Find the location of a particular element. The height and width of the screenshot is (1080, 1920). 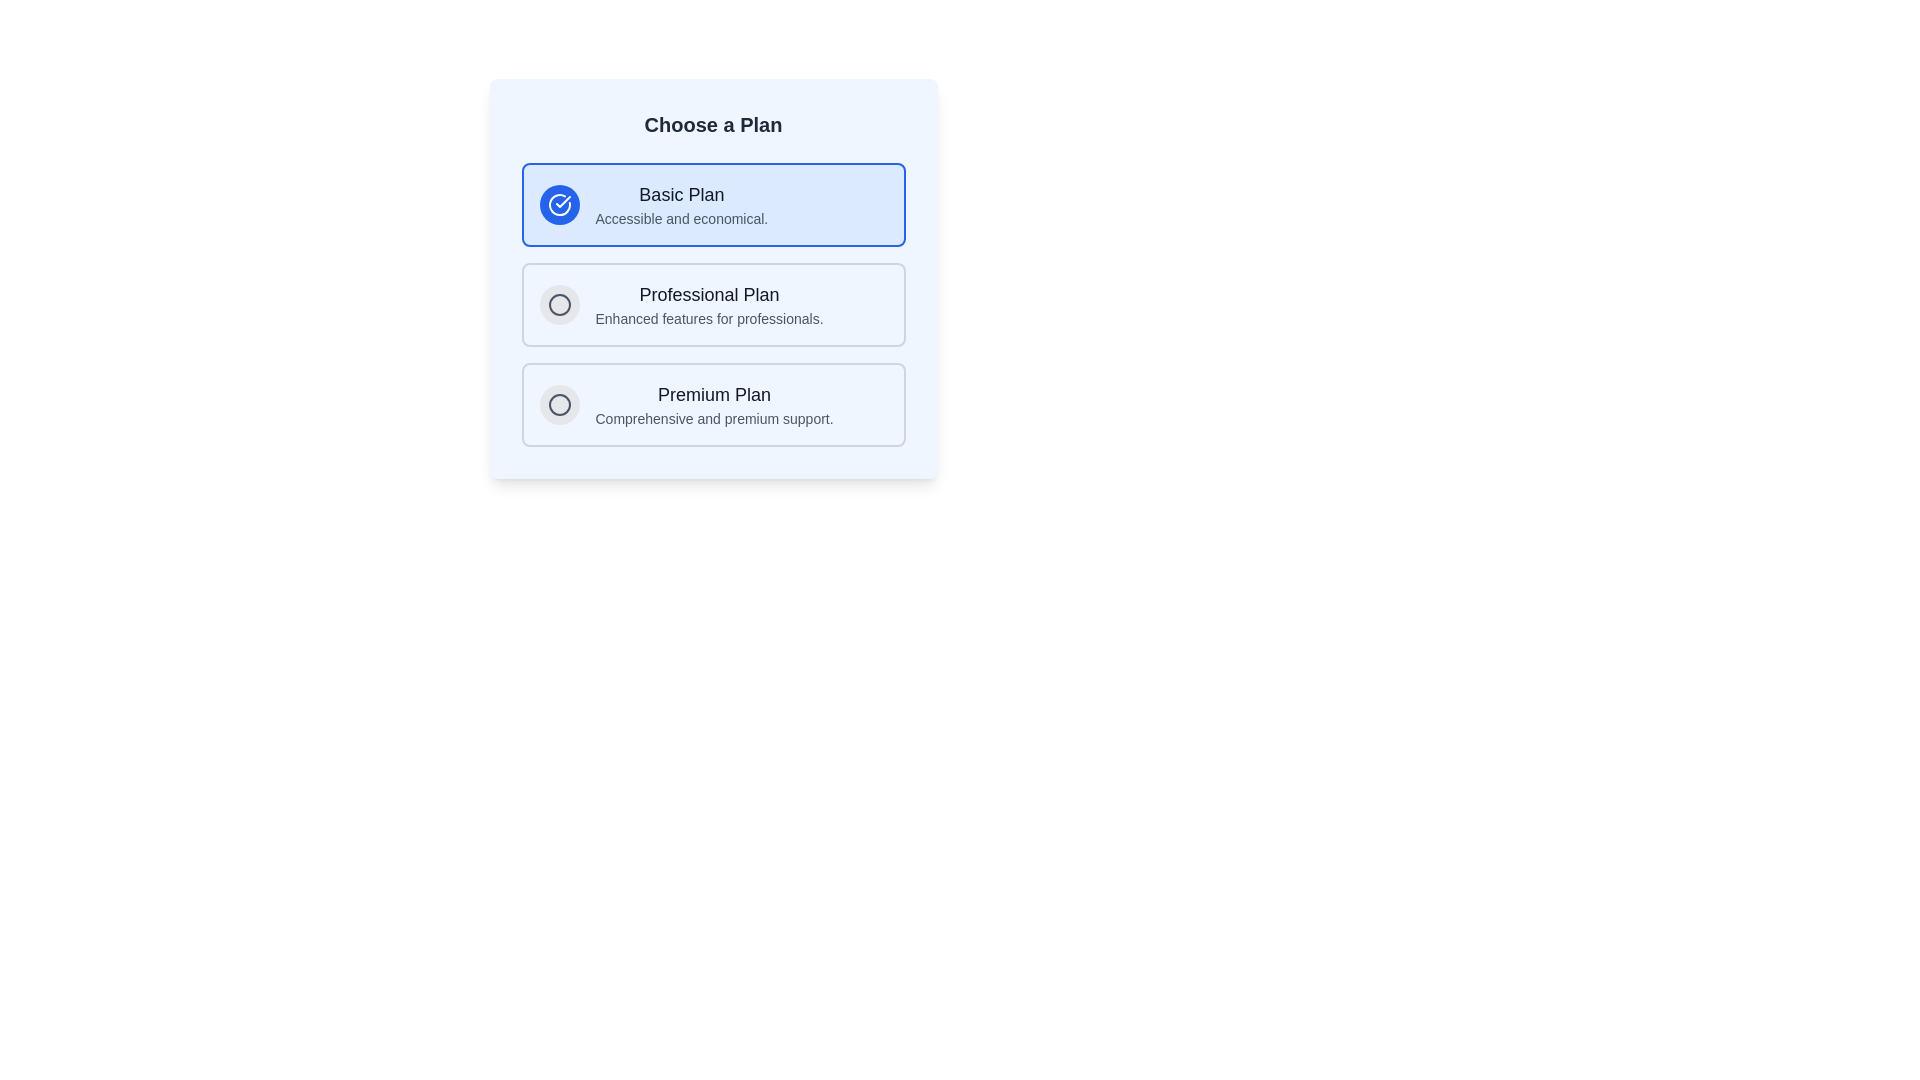

the informational text label that describes the 'Basic Plan', located directly below the 'Basic Plan' header is located at coordinates (681, 219).